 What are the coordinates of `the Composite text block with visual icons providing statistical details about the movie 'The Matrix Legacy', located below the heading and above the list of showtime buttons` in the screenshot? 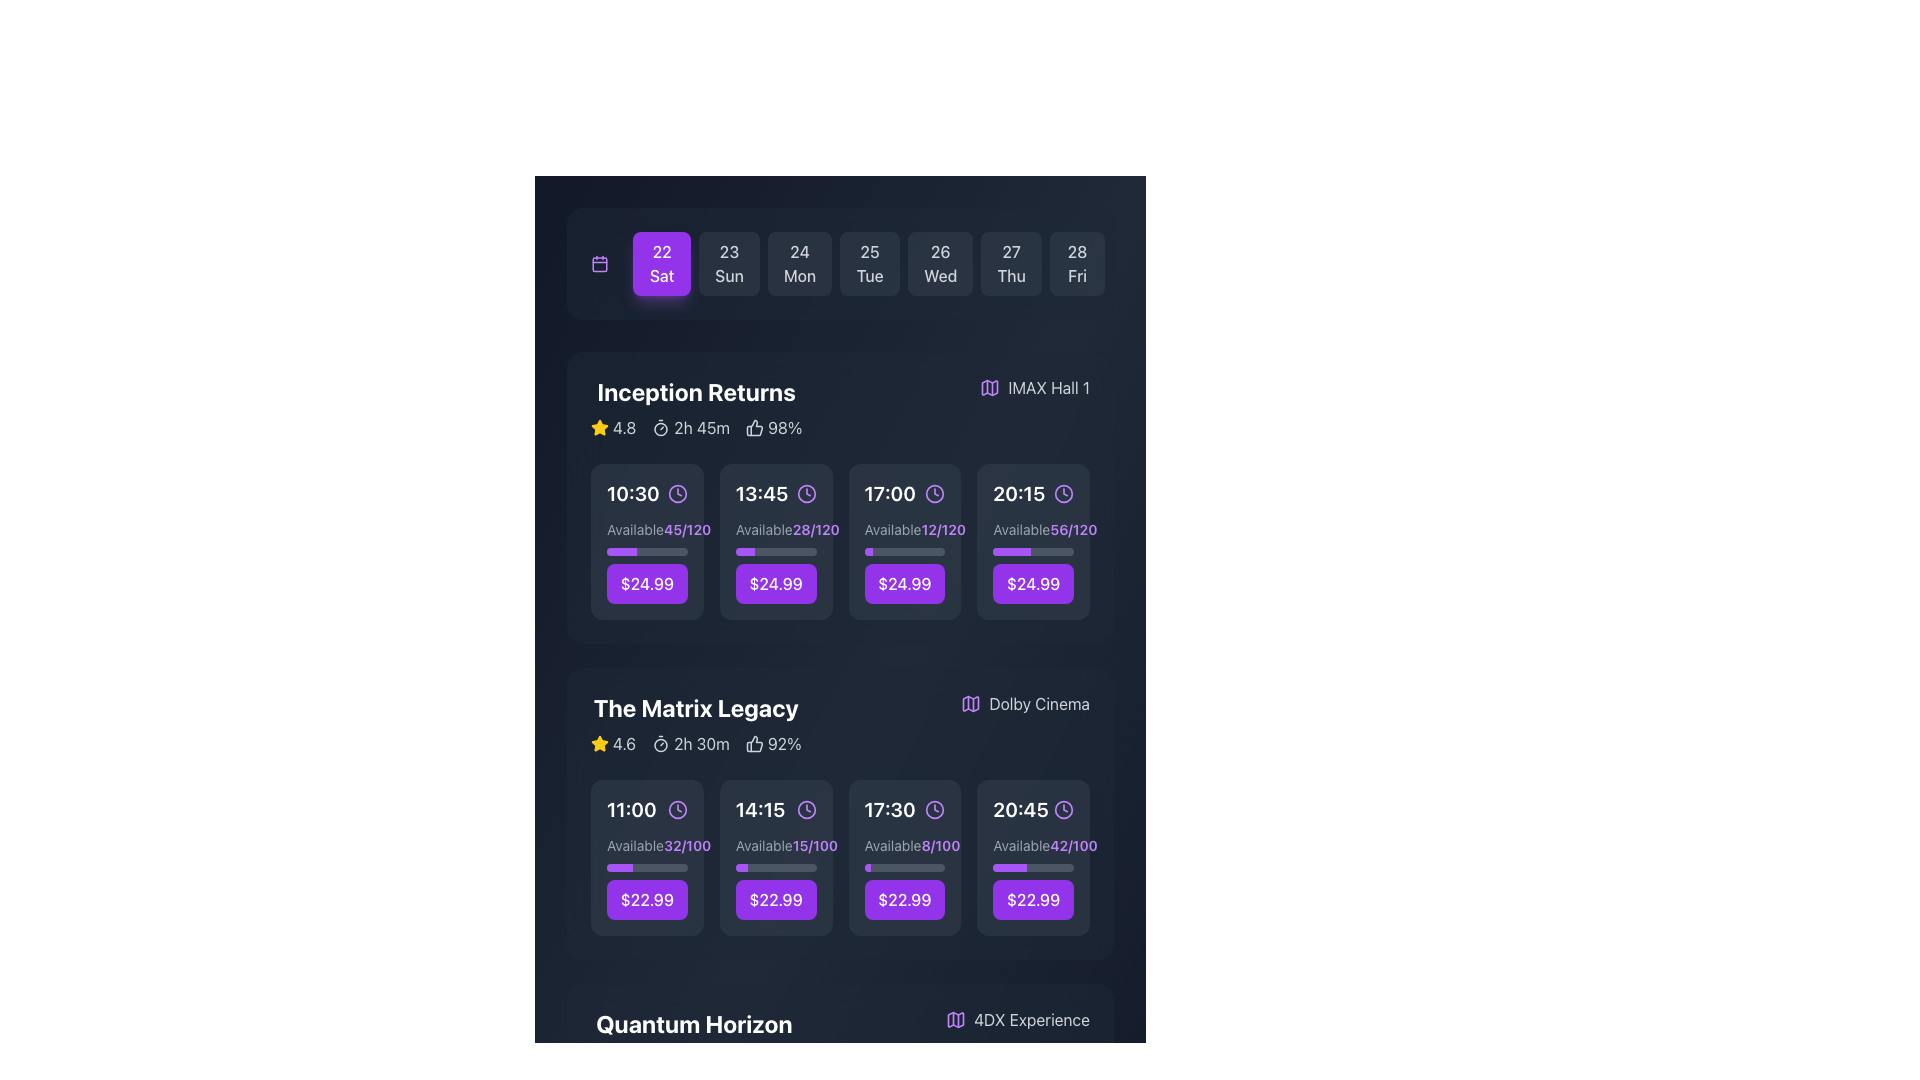 It's located at (696, 744).